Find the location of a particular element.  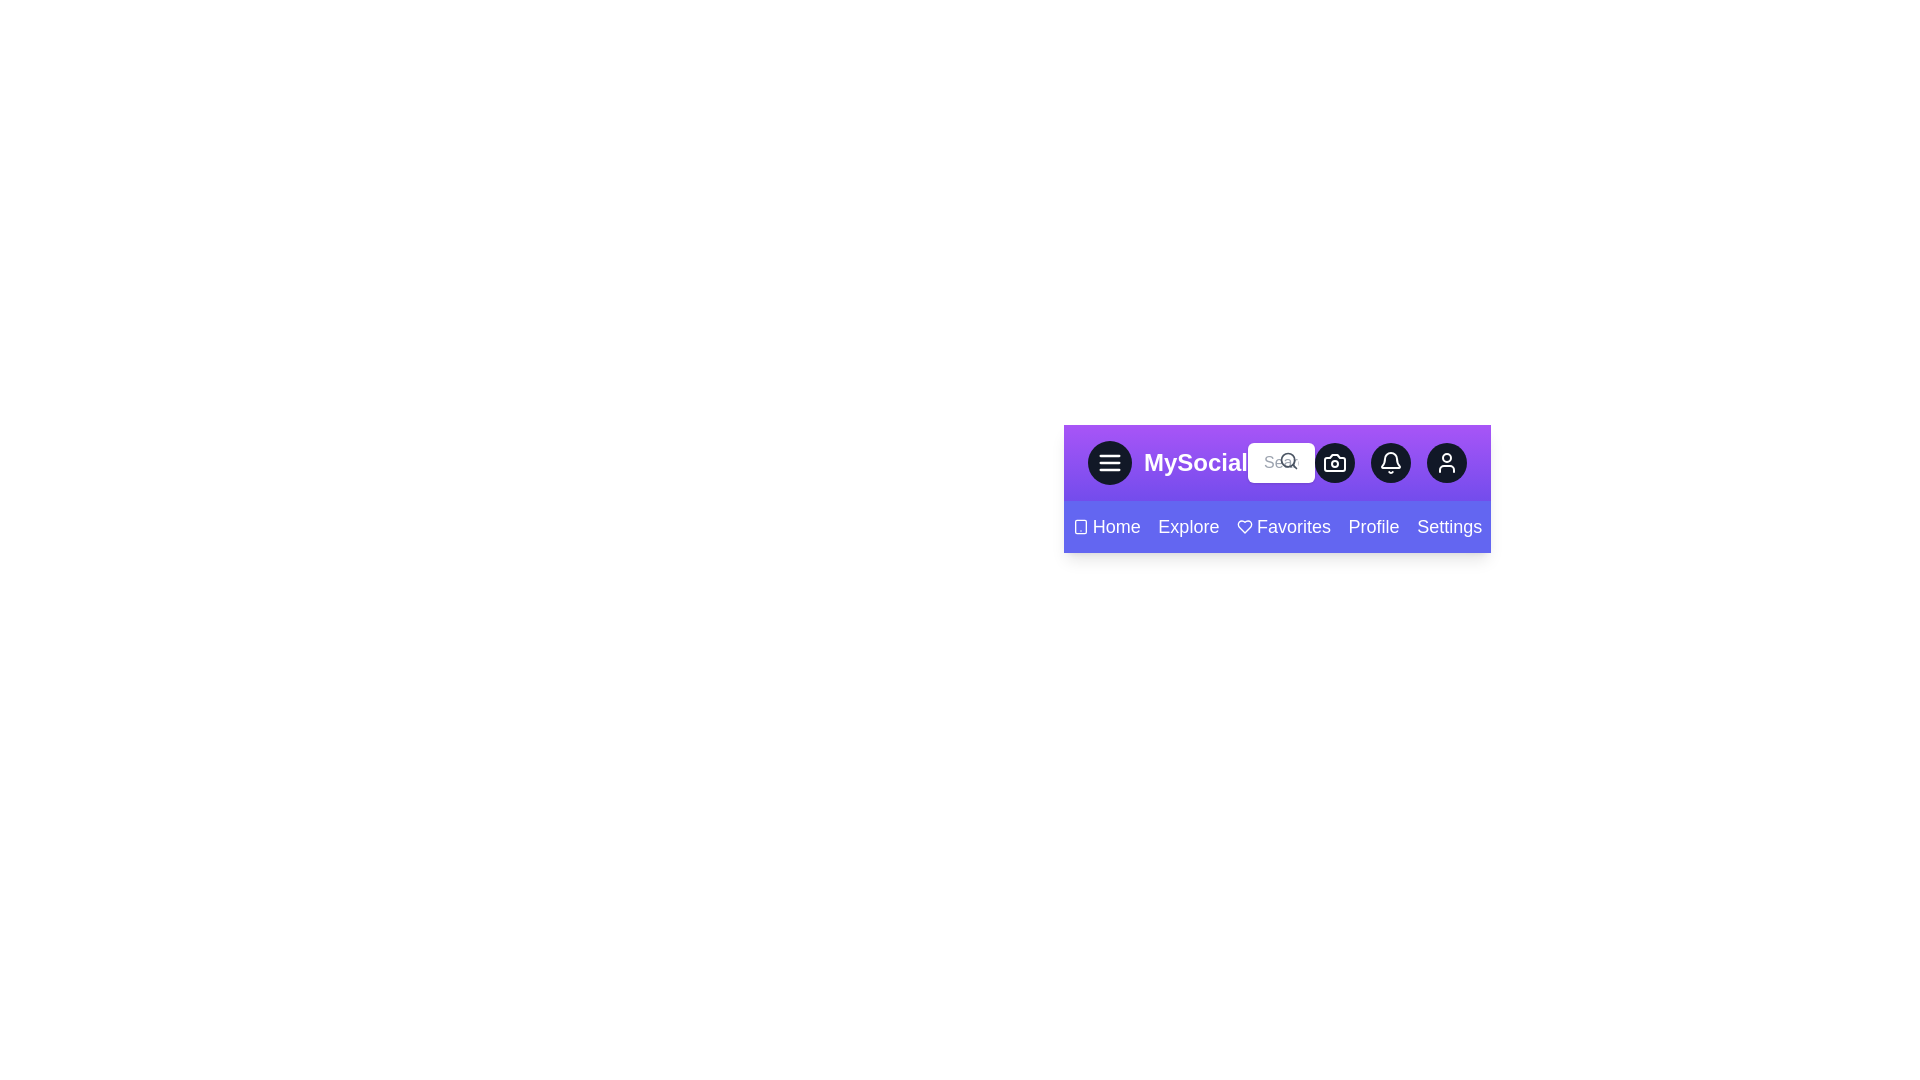

the Explore navigation link to navigate to its respective section is located at coordinates (1188, 526).